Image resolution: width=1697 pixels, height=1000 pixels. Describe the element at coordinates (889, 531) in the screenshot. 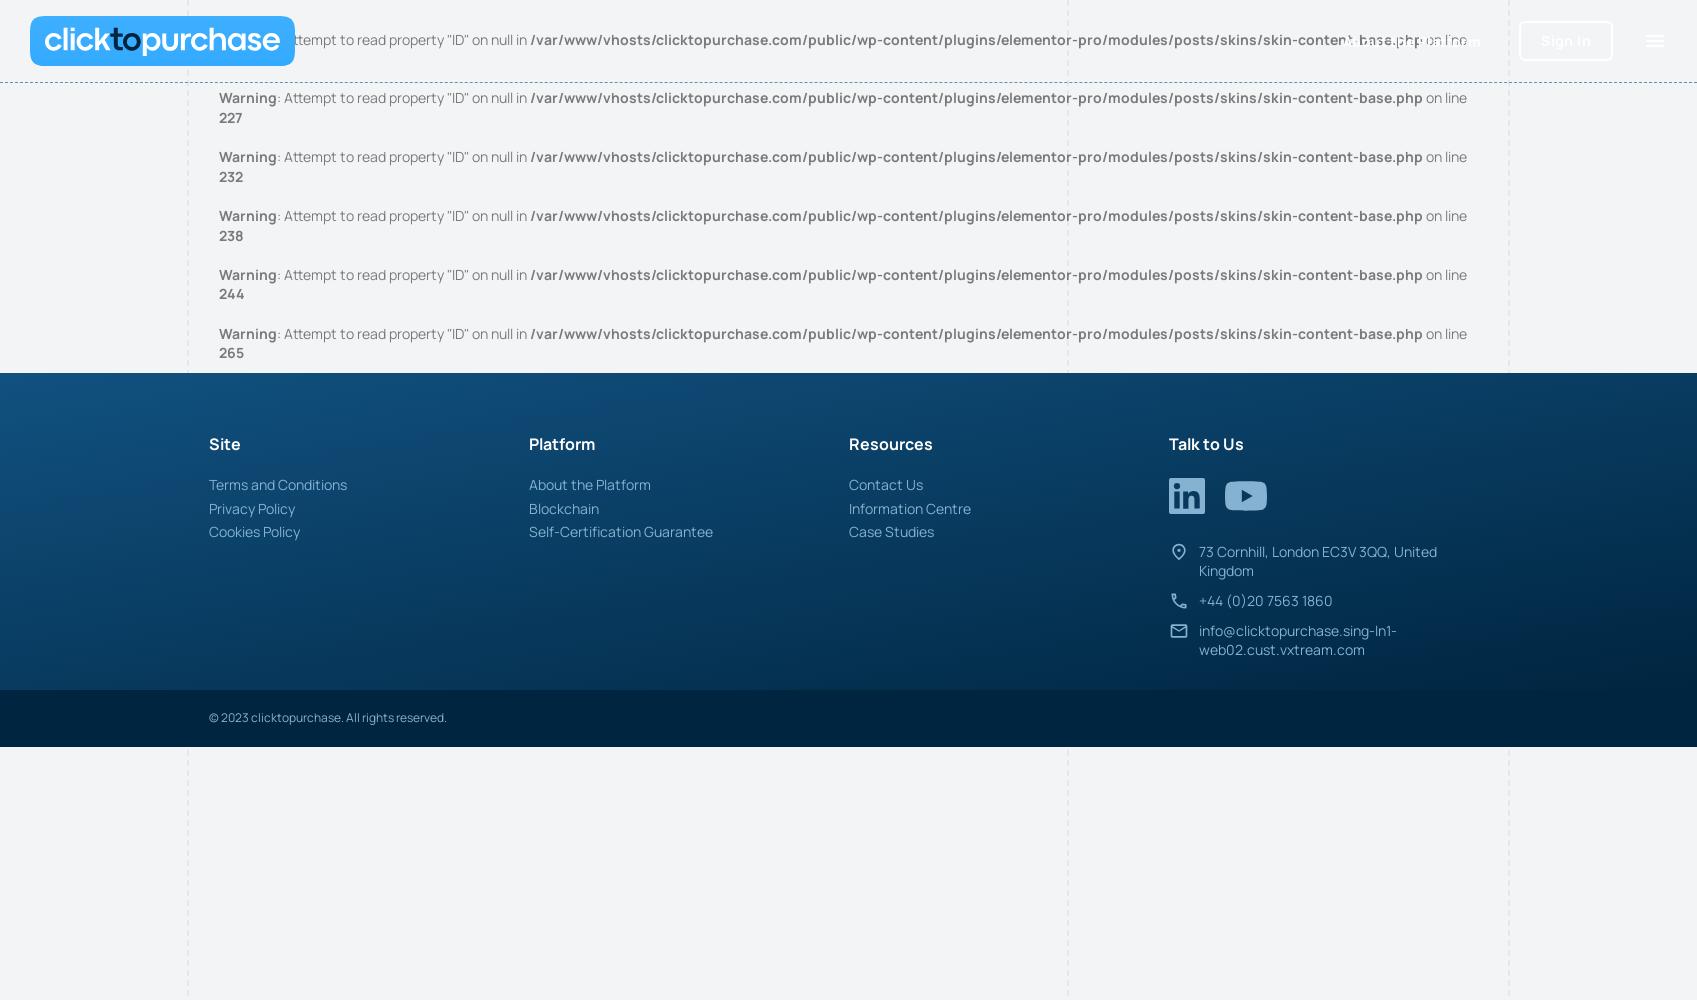

I see `'Case Studies'` at that location.